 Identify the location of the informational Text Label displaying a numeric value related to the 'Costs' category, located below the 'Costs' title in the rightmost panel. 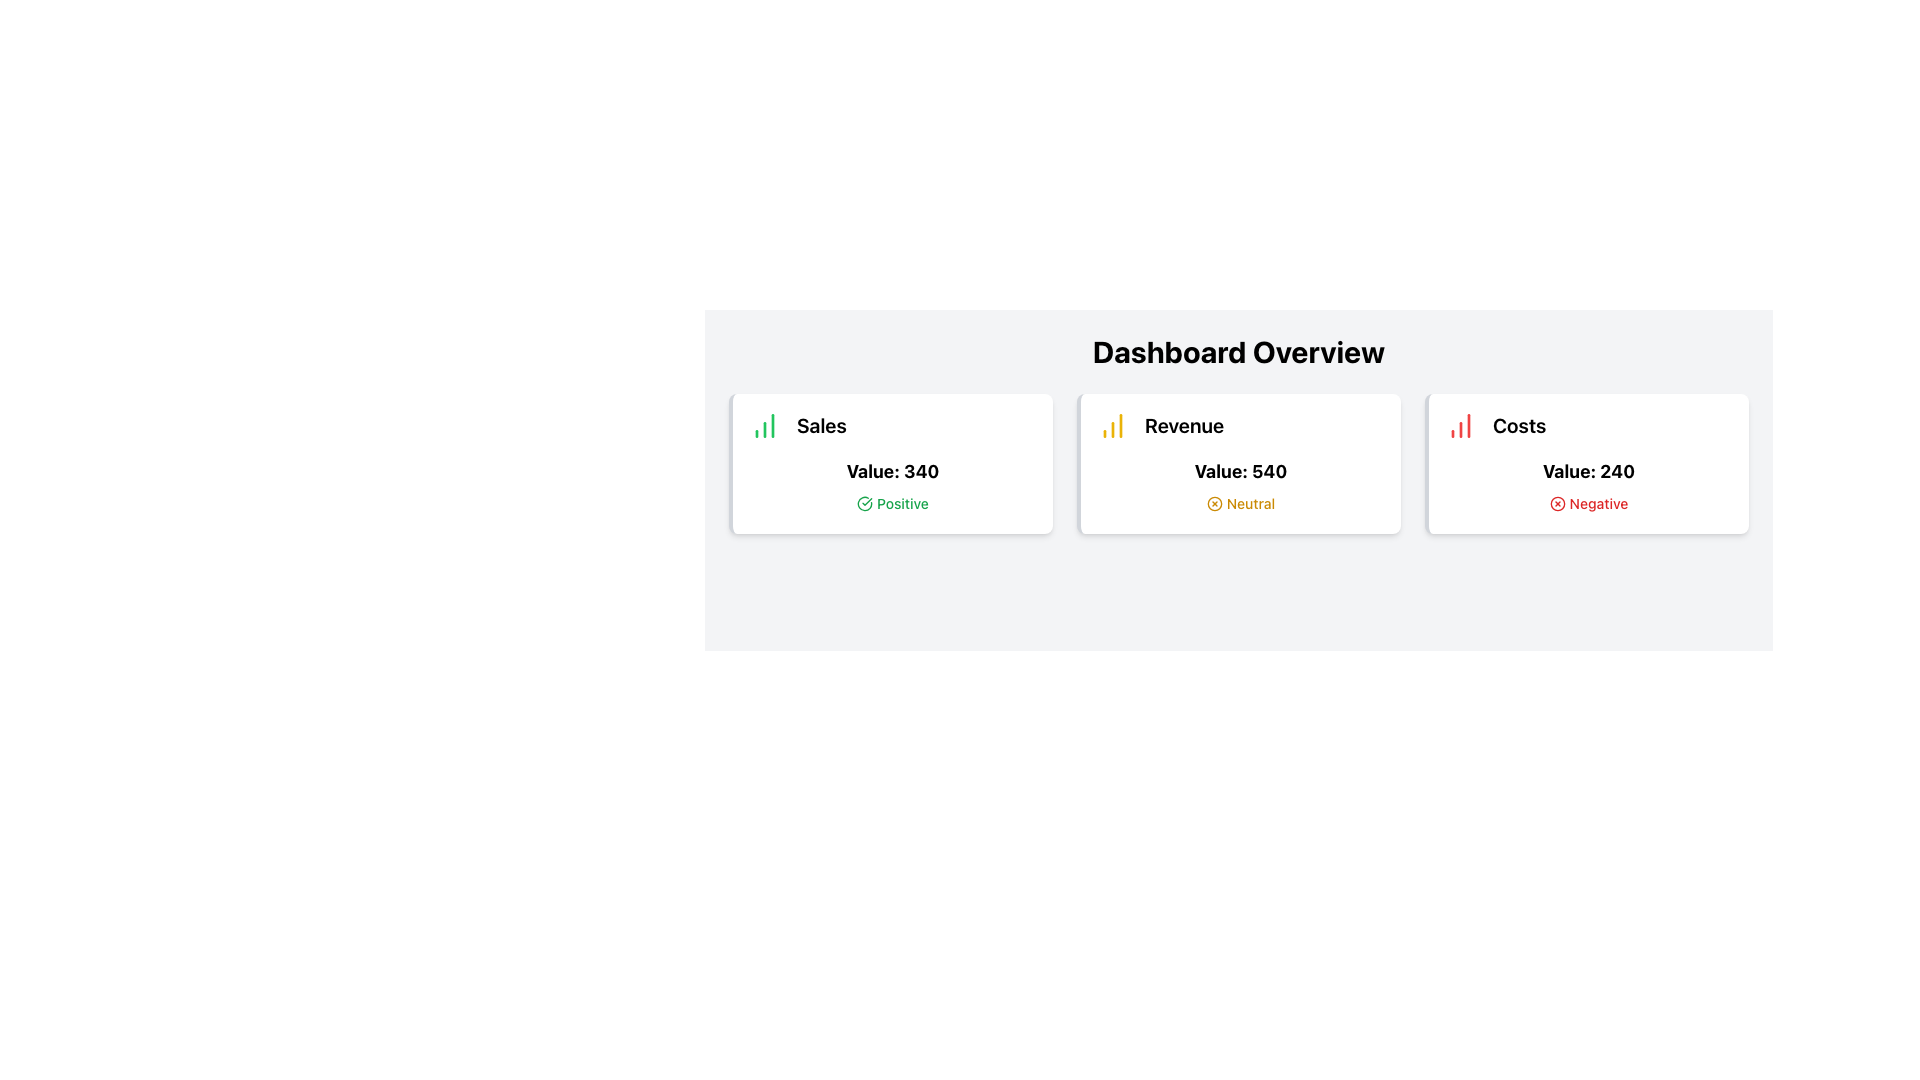
(1587, 471).